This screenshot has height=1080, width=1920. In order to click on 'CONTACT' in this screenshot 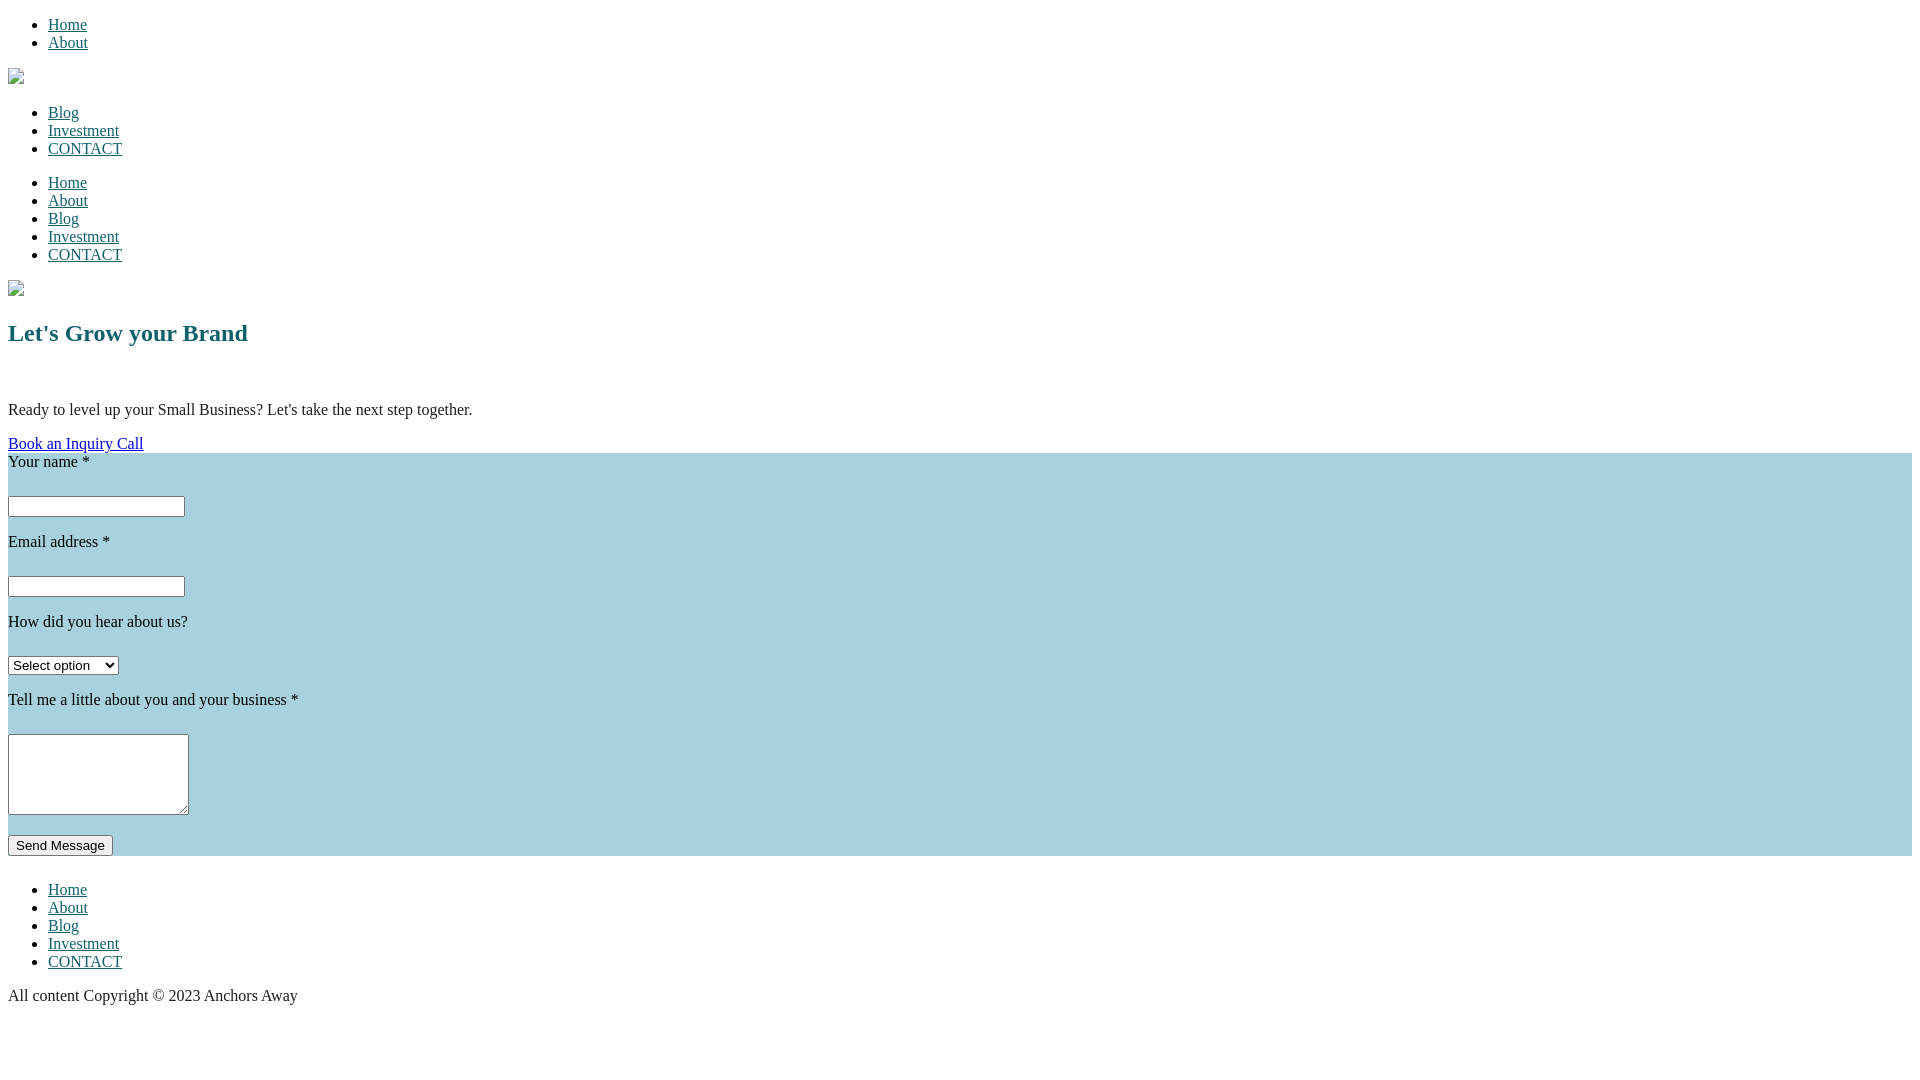, I will do `click(84, 960)`.